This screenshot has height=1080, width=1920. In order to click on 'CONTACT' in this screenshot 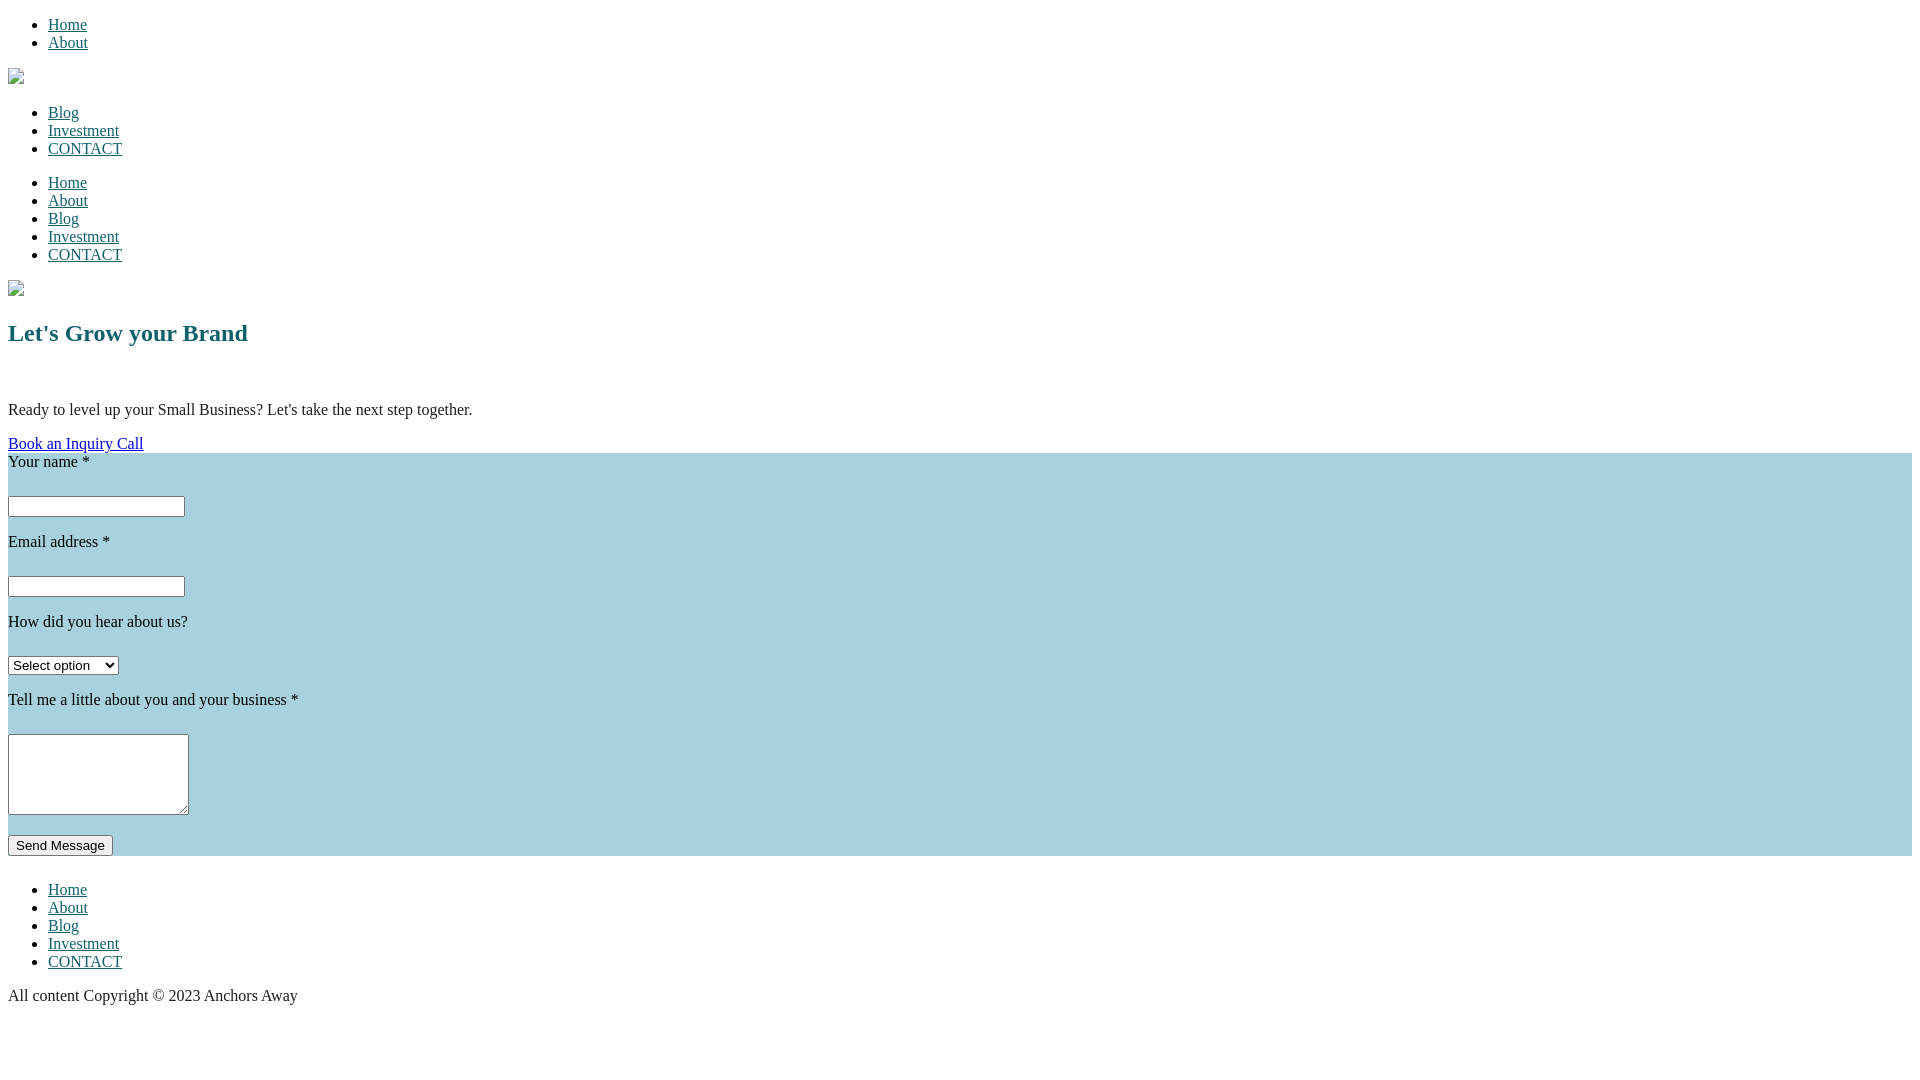, I will do `click(84, 960)`.